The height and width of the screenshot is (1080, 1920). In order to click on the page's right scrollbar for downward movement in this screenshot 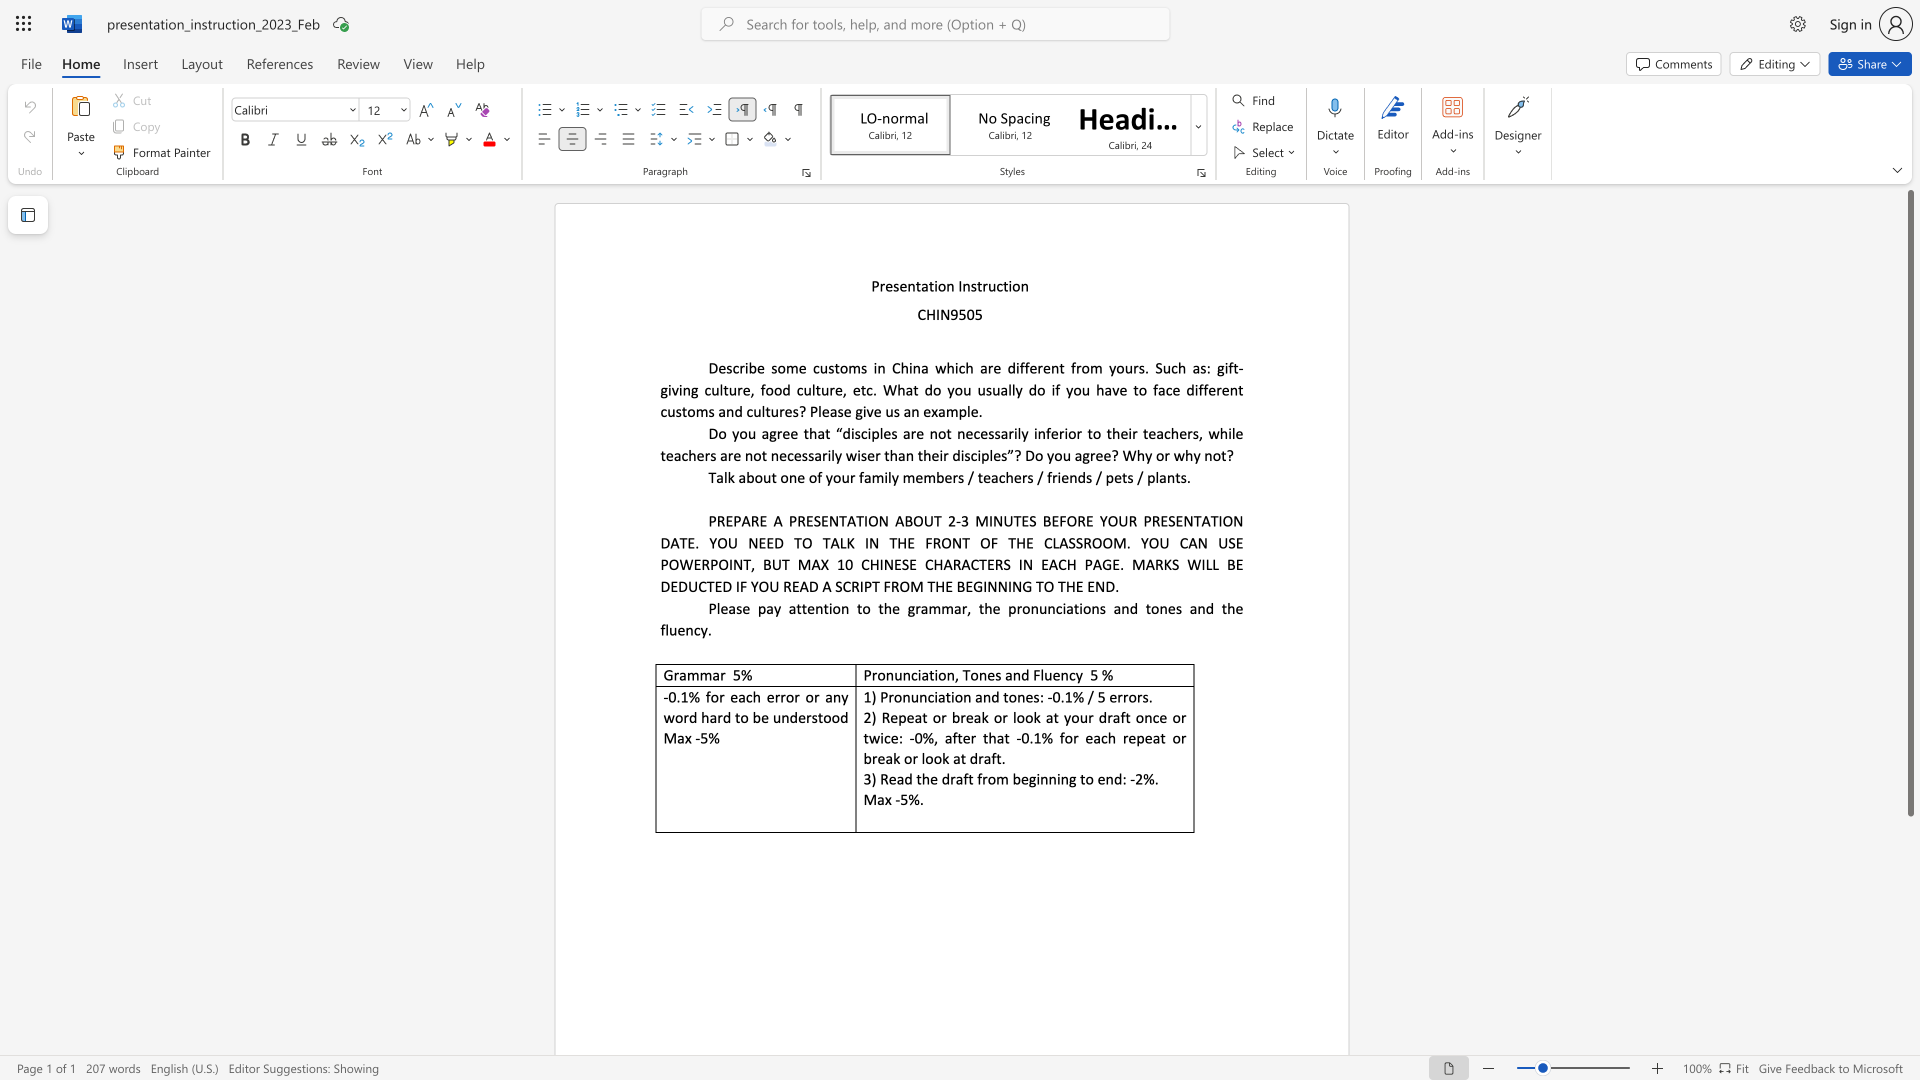, I will do `click(1909, 840)`.